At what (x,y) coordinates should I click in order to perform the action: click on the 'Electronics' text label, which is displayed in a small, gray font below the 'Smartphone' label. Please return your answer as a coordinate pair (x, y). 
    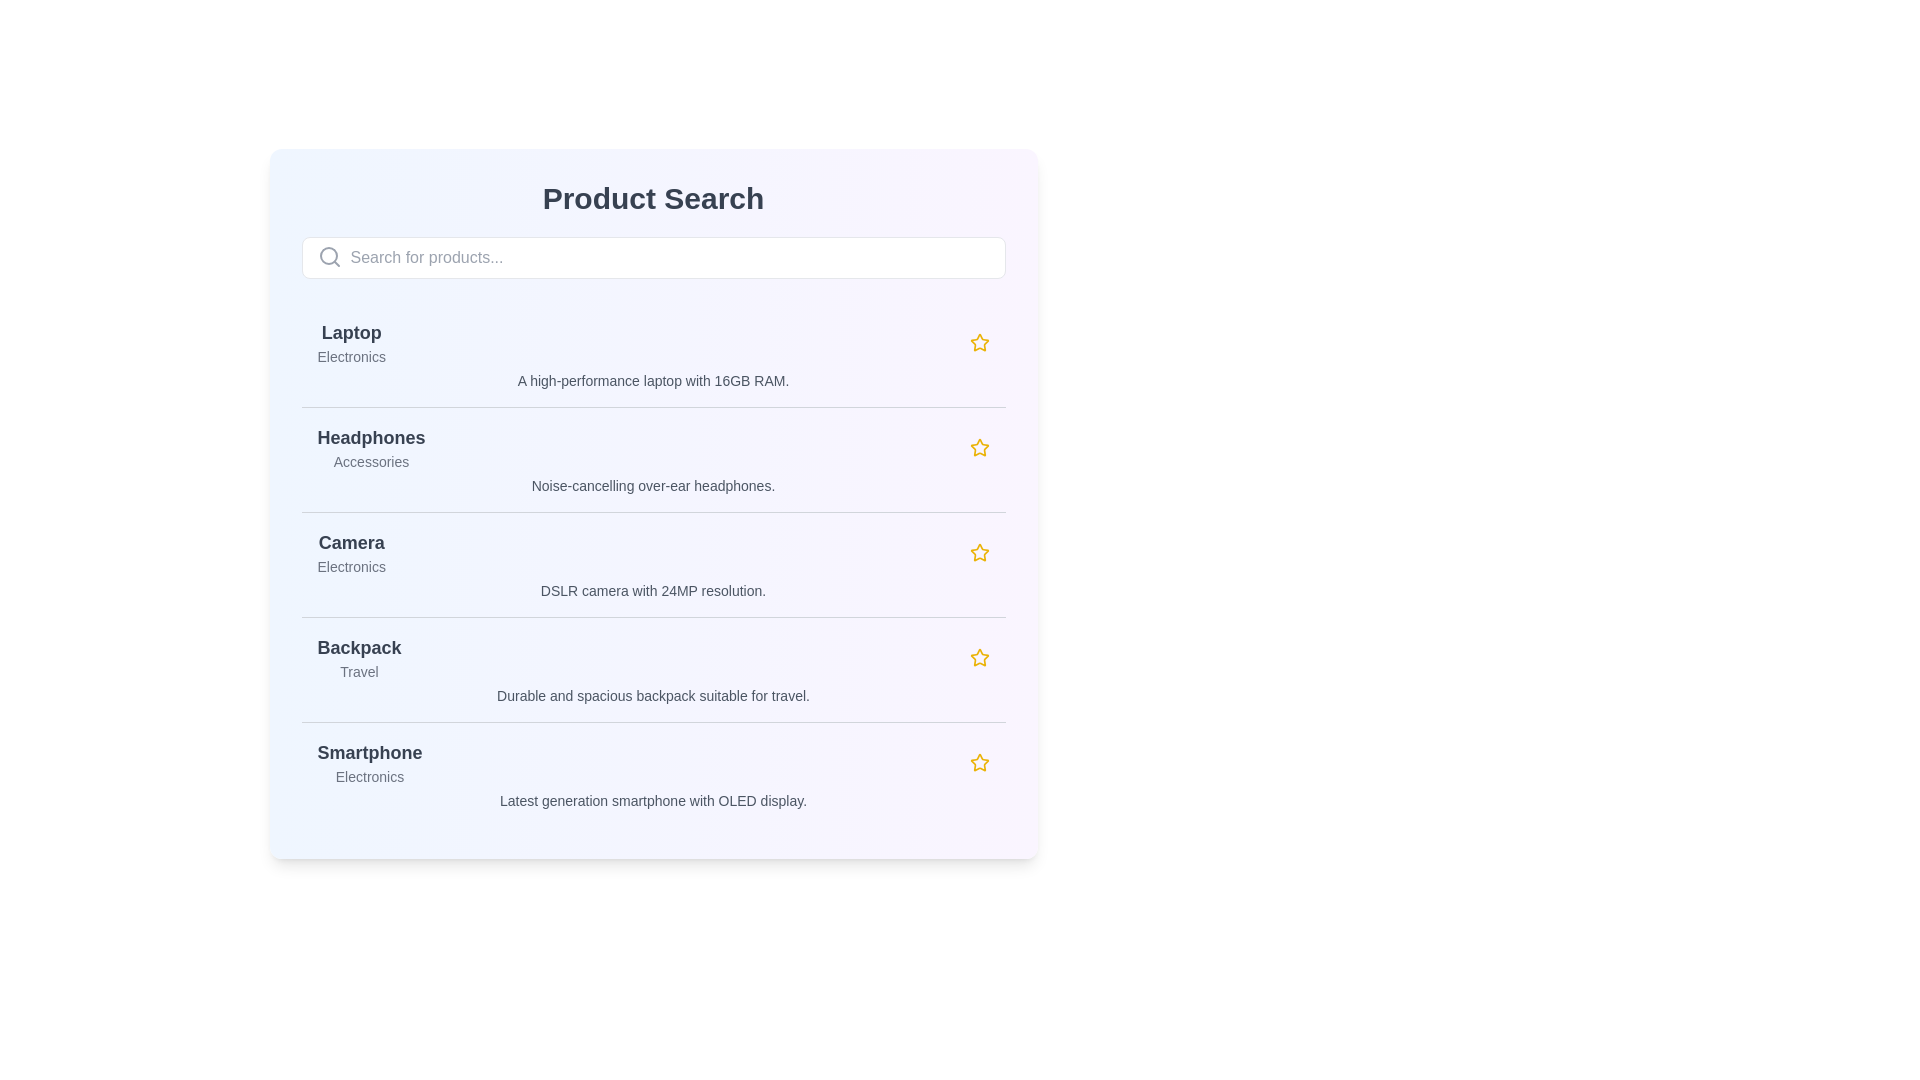
    Looking at the image, I should click on (369, 775).